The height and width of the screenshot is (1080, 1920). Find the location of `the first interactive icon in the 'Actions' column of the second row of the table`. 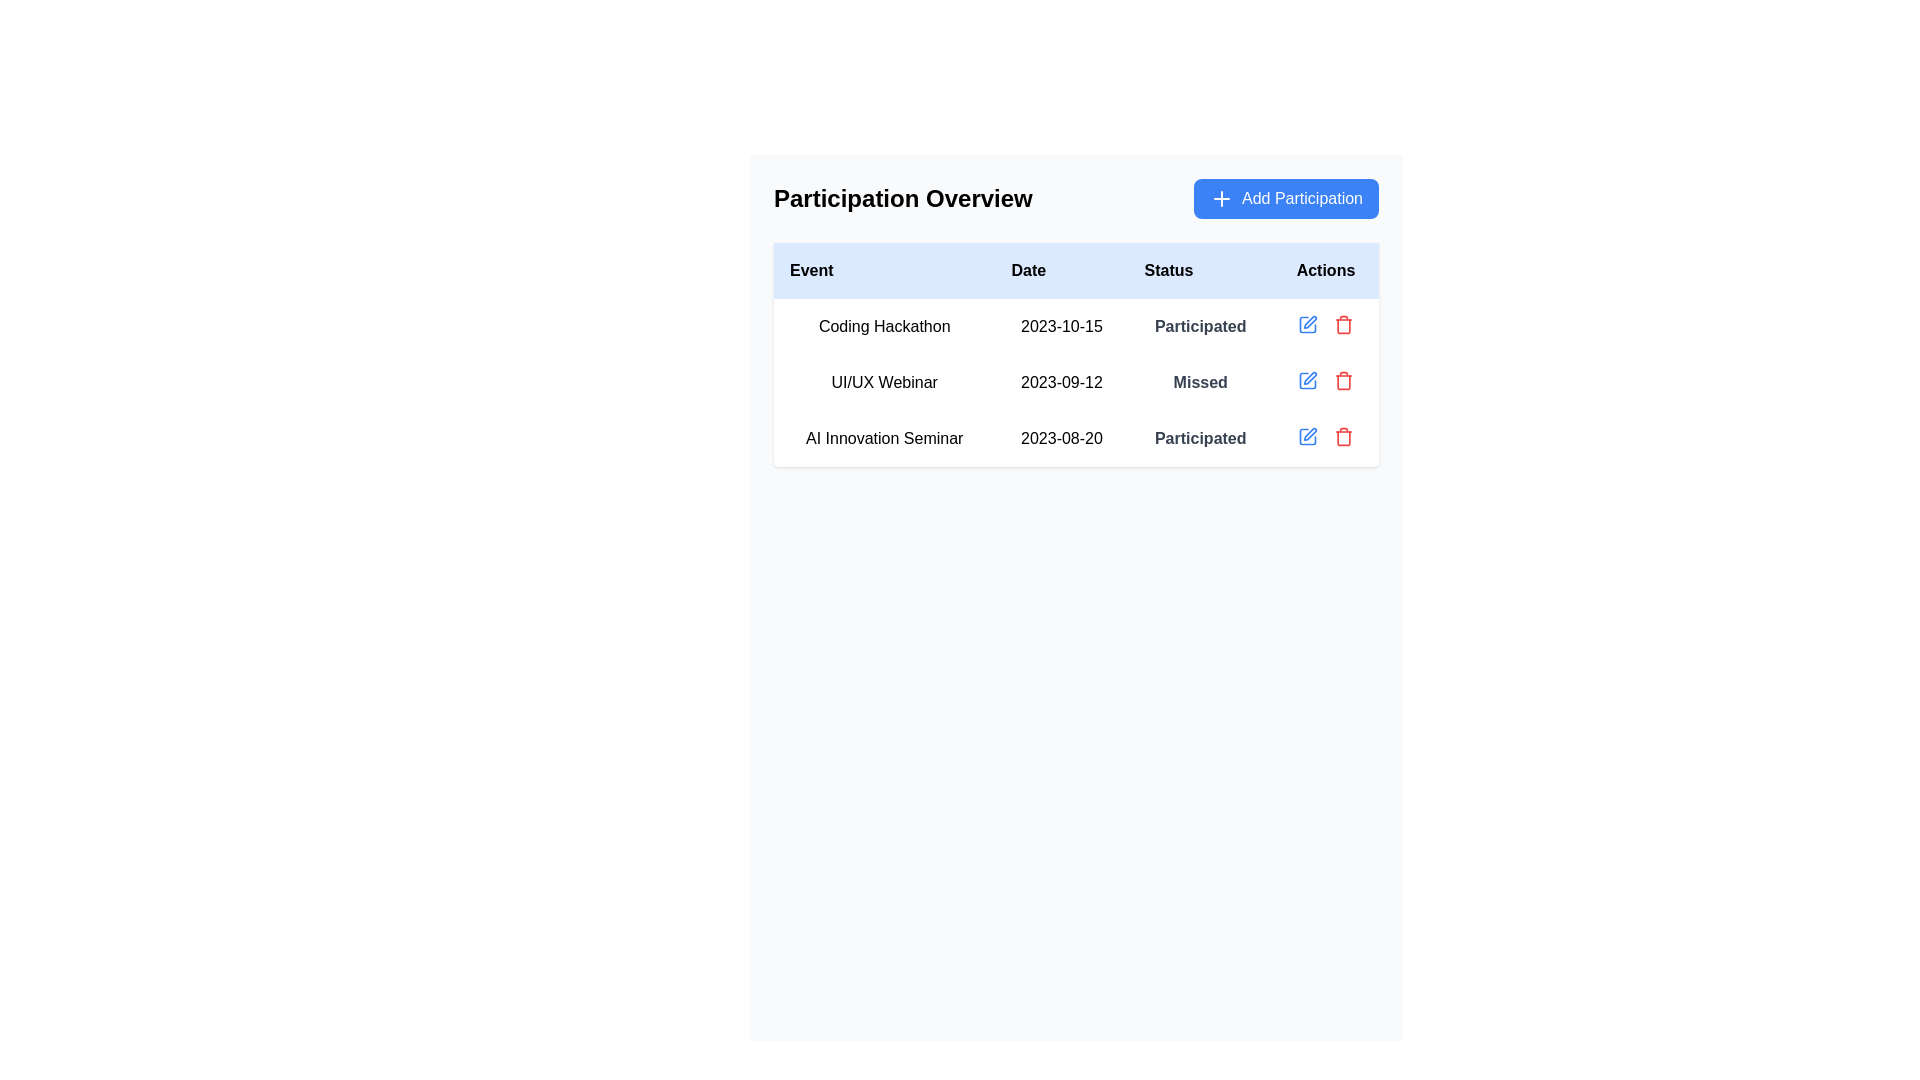

the first interactive icon in the 'Actions' column of the second row of the table is located at coordinates (1307, 323).